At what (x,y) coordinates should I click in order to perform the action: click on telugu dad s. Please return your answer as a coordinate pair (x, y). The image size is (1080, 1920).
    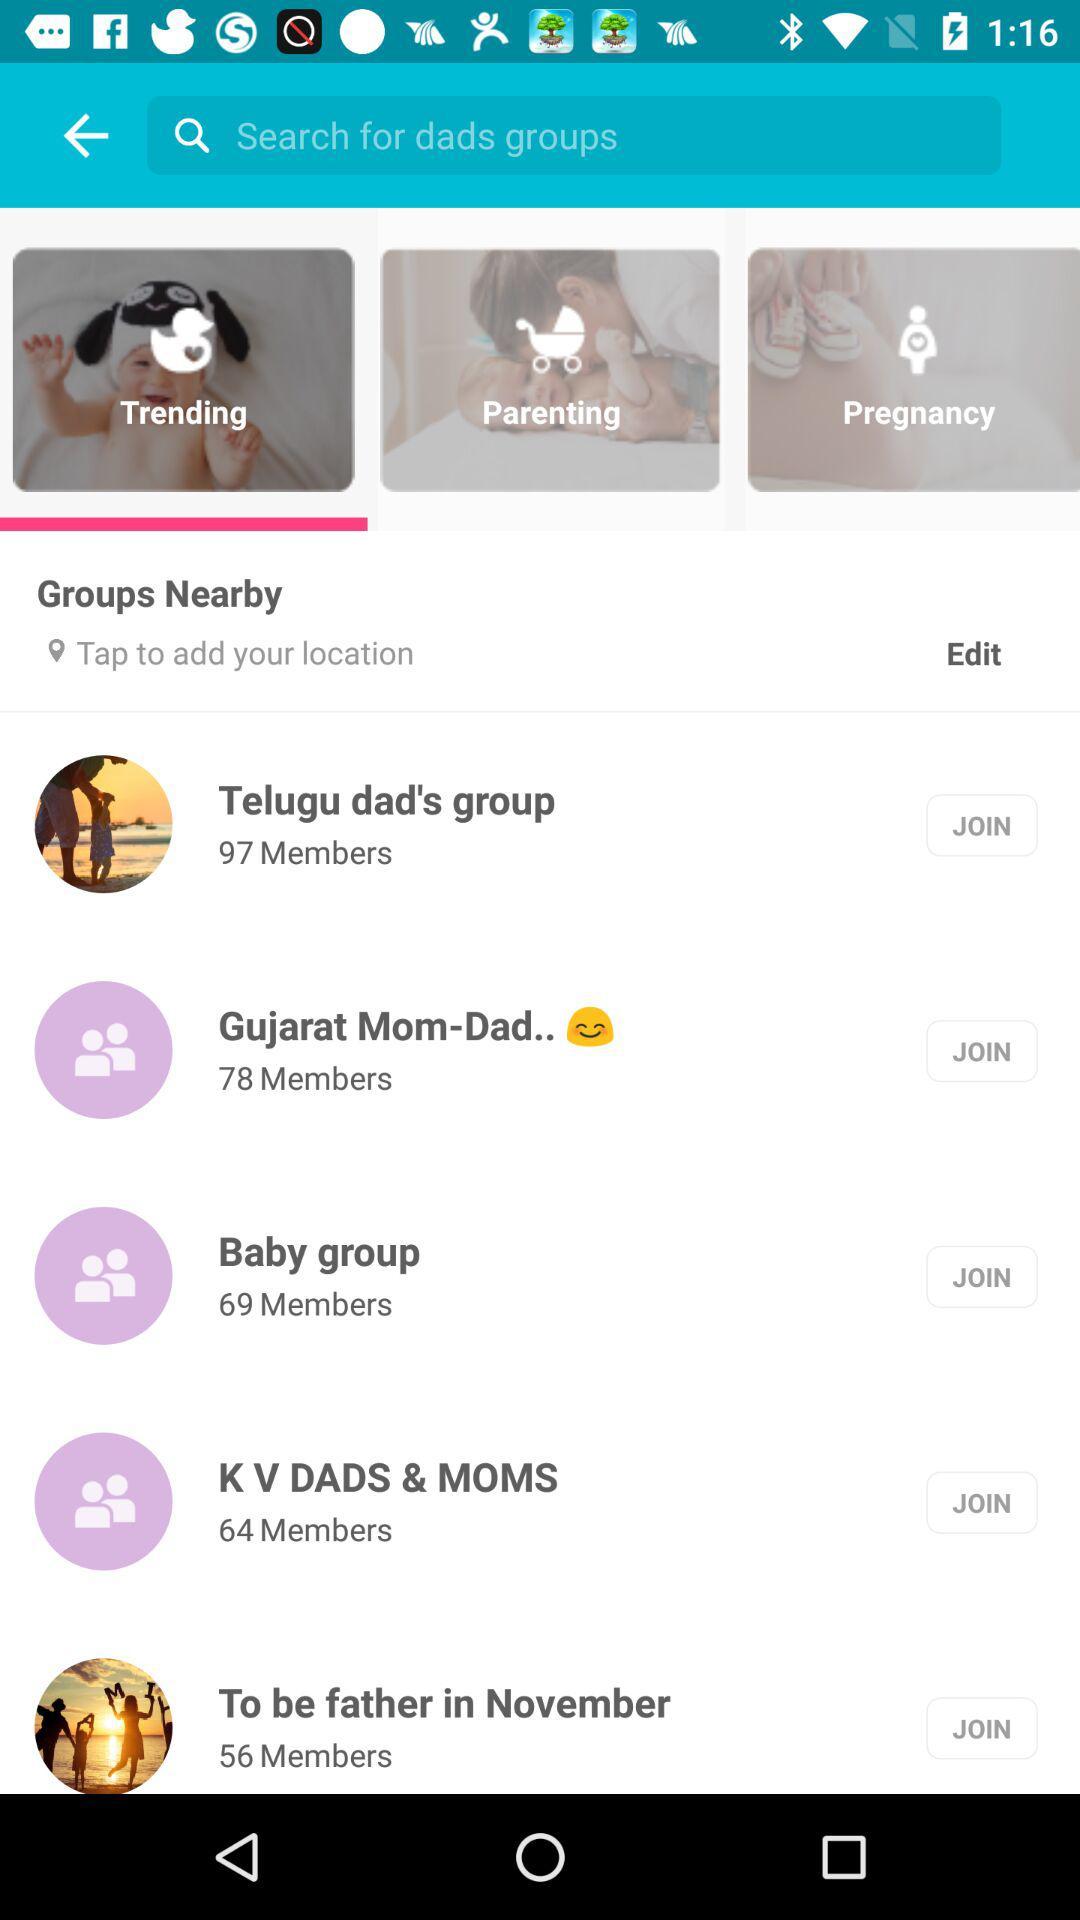
    Looking at the image, I should click on (386, 798).